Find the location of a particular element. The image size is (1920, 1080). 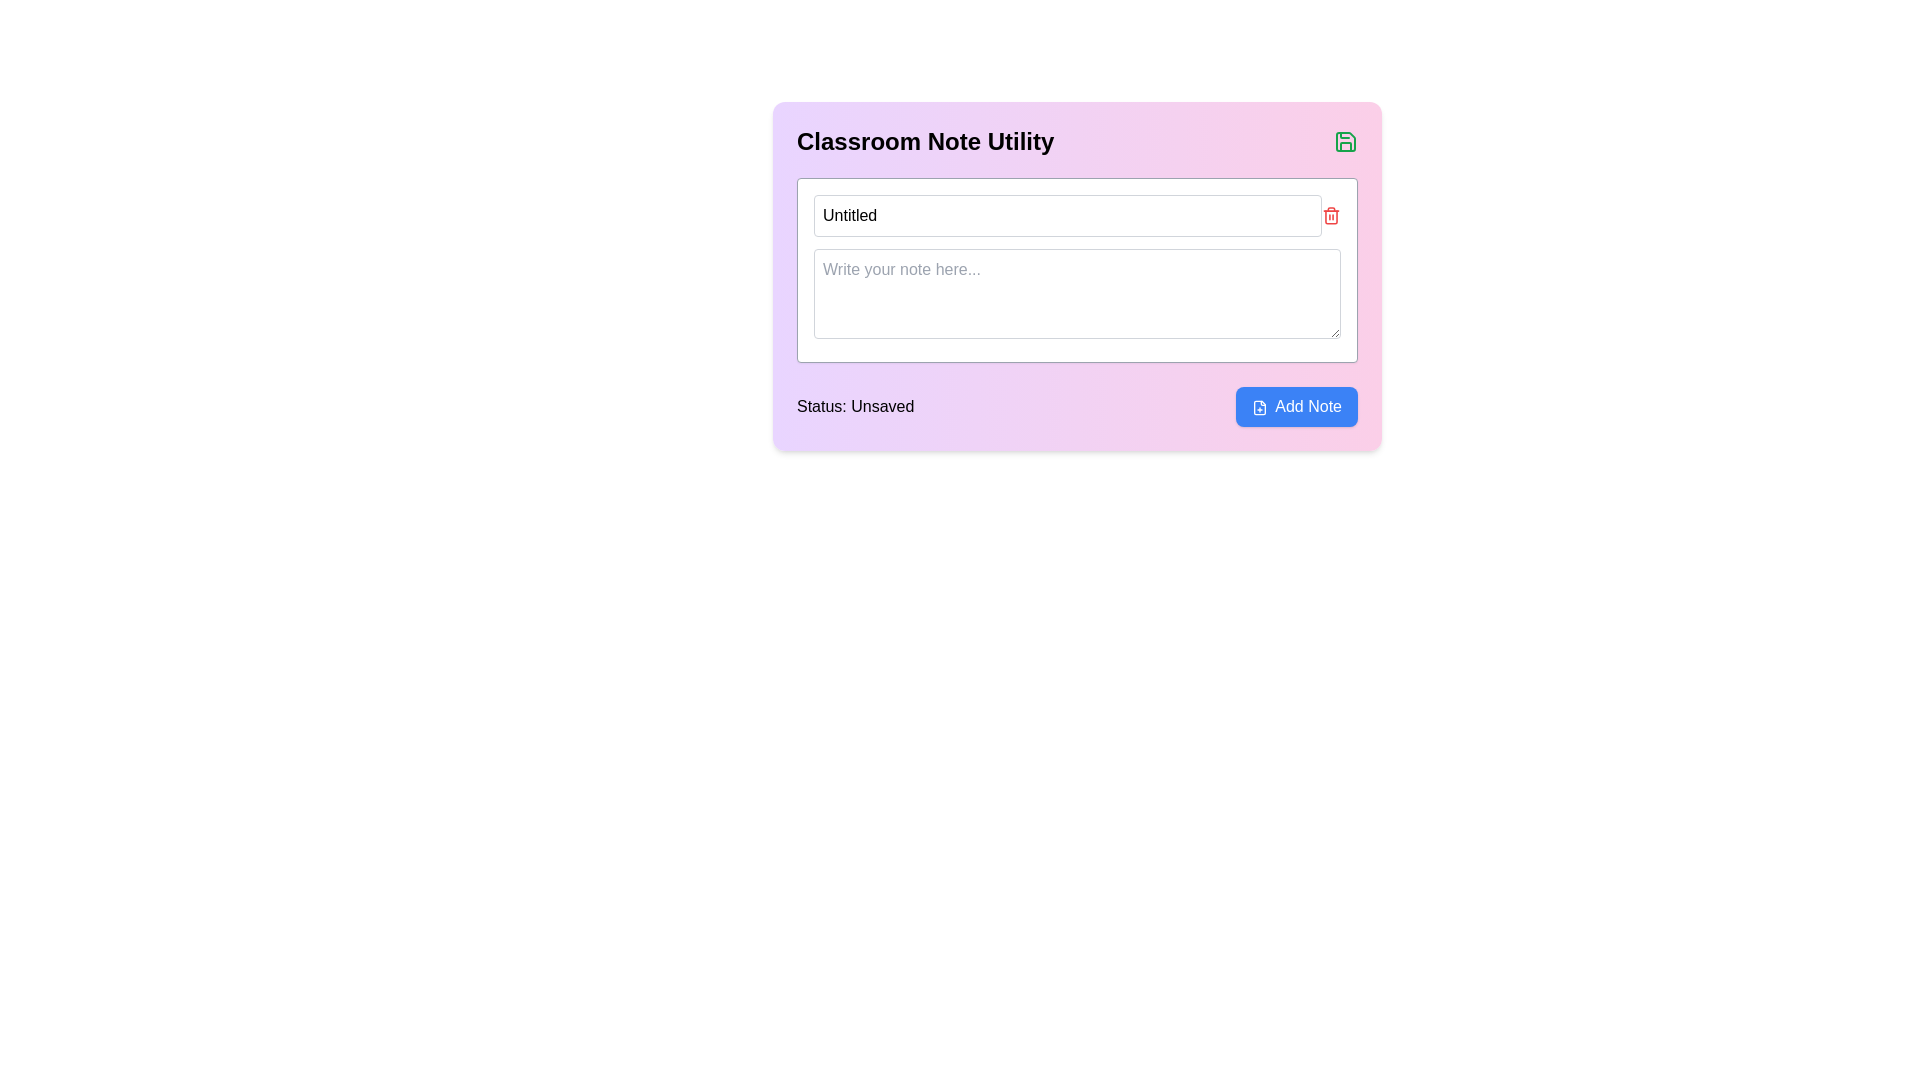

the green outlined document icon in the top-right corner of the header section of the 'Classroom Note Utility' is located at coordinates (1345, 141).